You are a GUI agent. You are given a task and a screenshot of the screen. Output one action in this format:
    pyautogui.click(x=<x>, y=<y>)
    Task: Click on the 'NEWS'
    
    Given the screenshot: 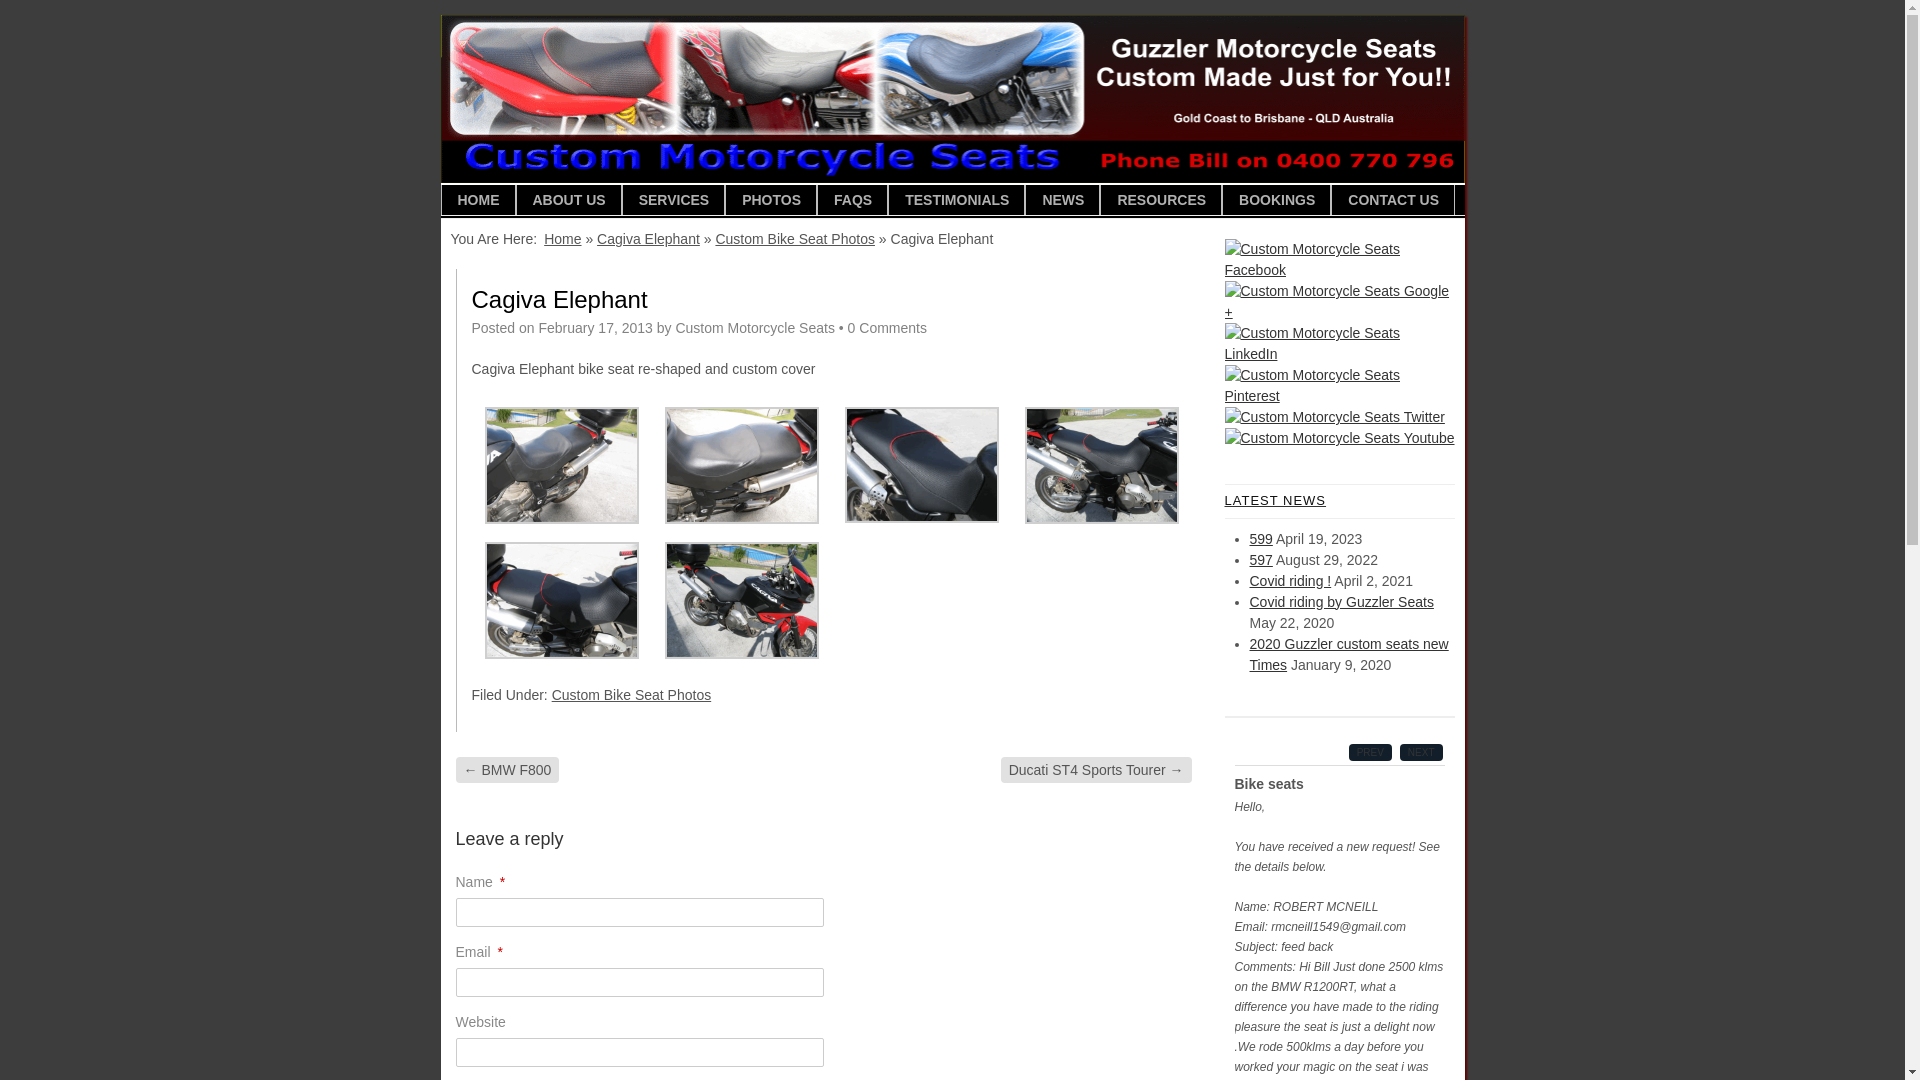 What is the action you would take?
    pyautogui.click(x=1061, y=200)
    